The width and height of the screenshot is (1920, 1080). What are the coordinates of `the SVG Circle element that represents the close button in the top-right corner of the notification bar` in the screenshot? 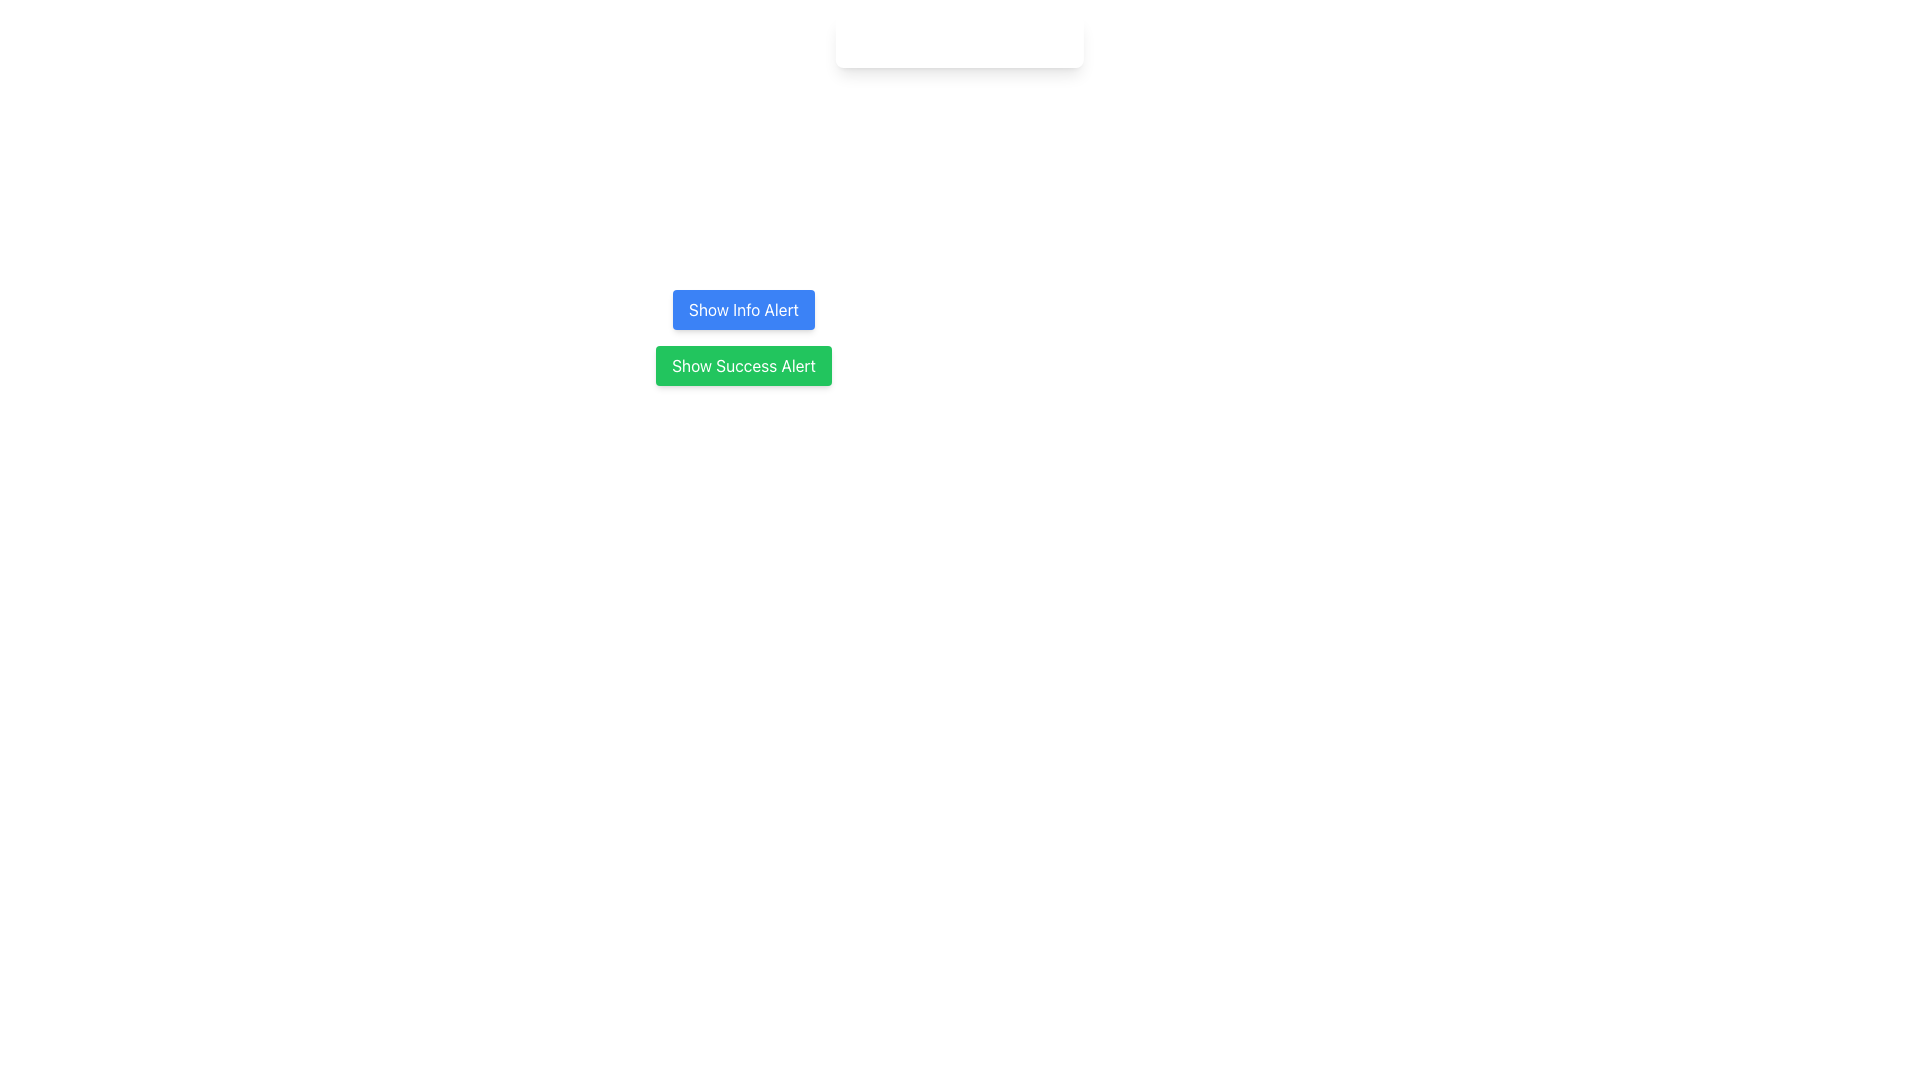 It's located at (1047, 42).